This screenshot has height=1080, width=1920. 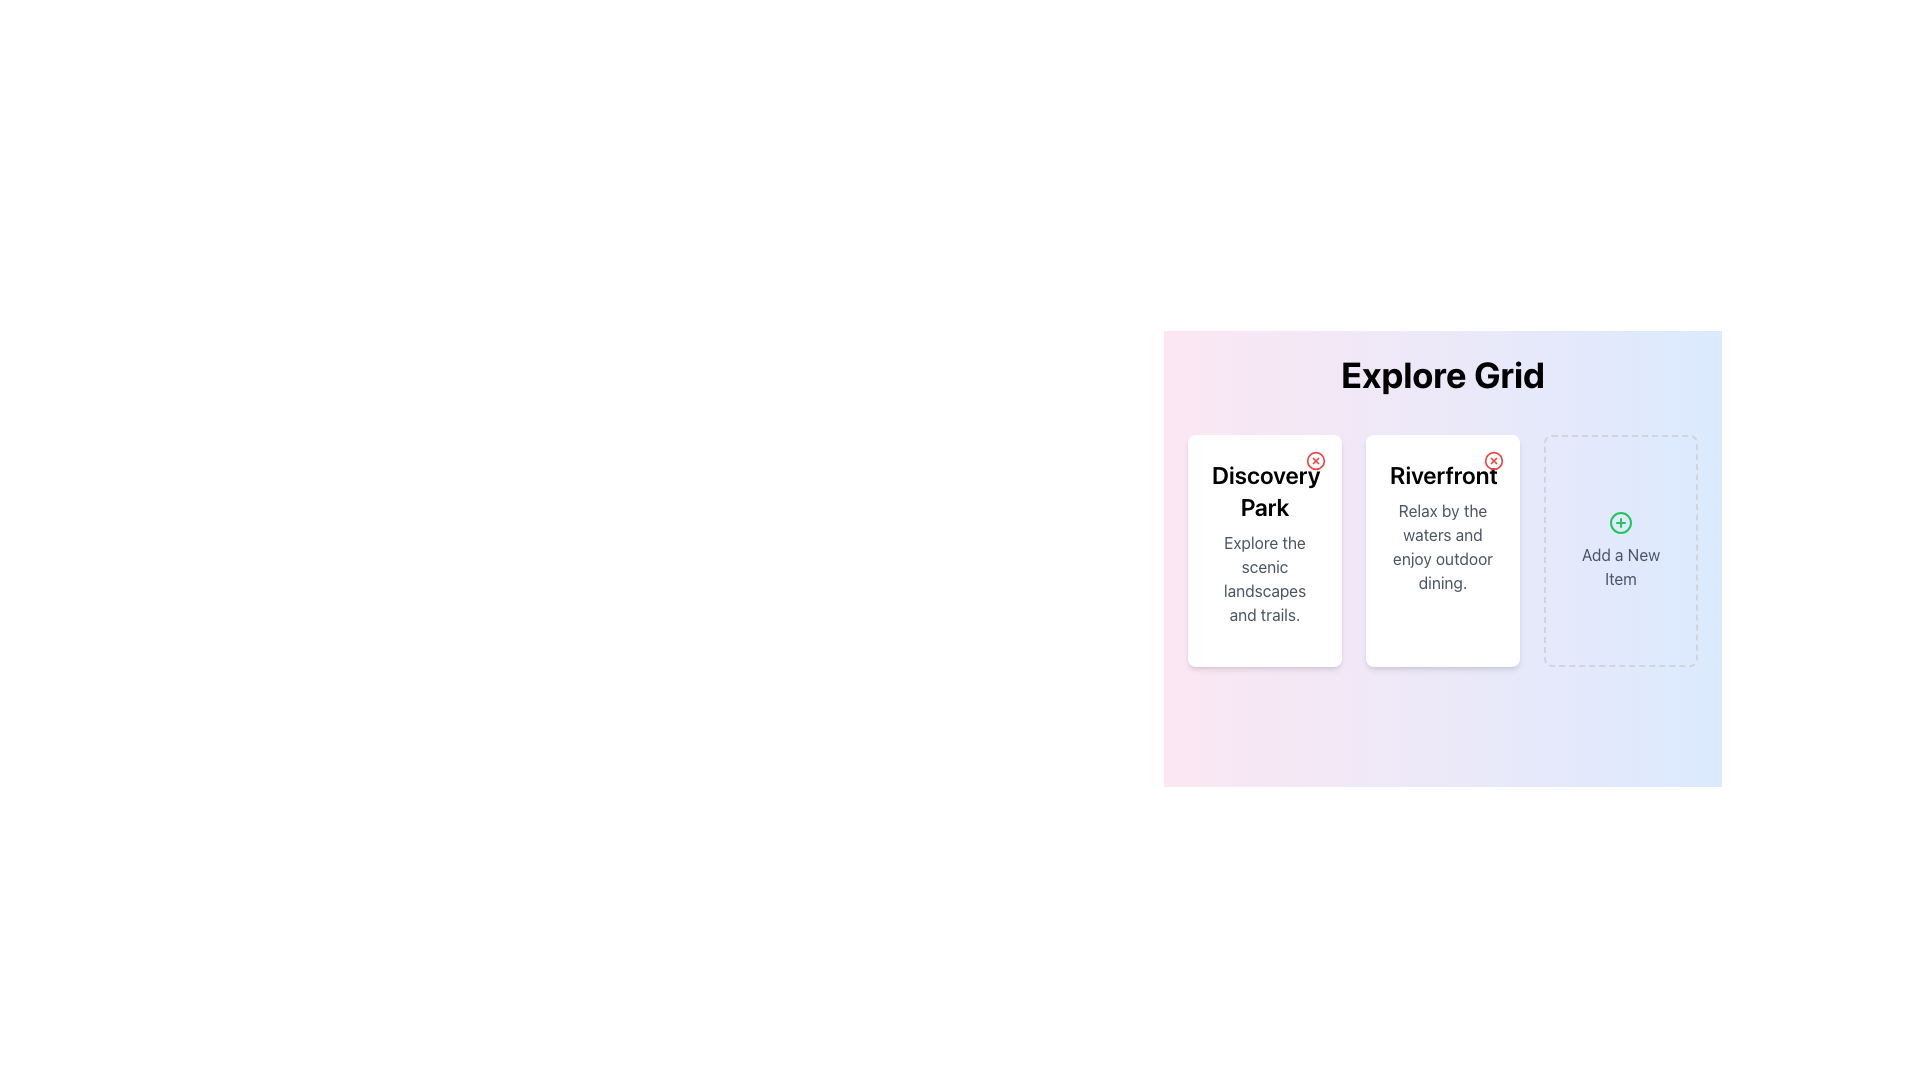 What do you see at coordinates (1315, 461) in the screenshot?
I see `the Circle SVG element located in the first card labeled 'Discovery Park'` at bounding box center [1315, 461].